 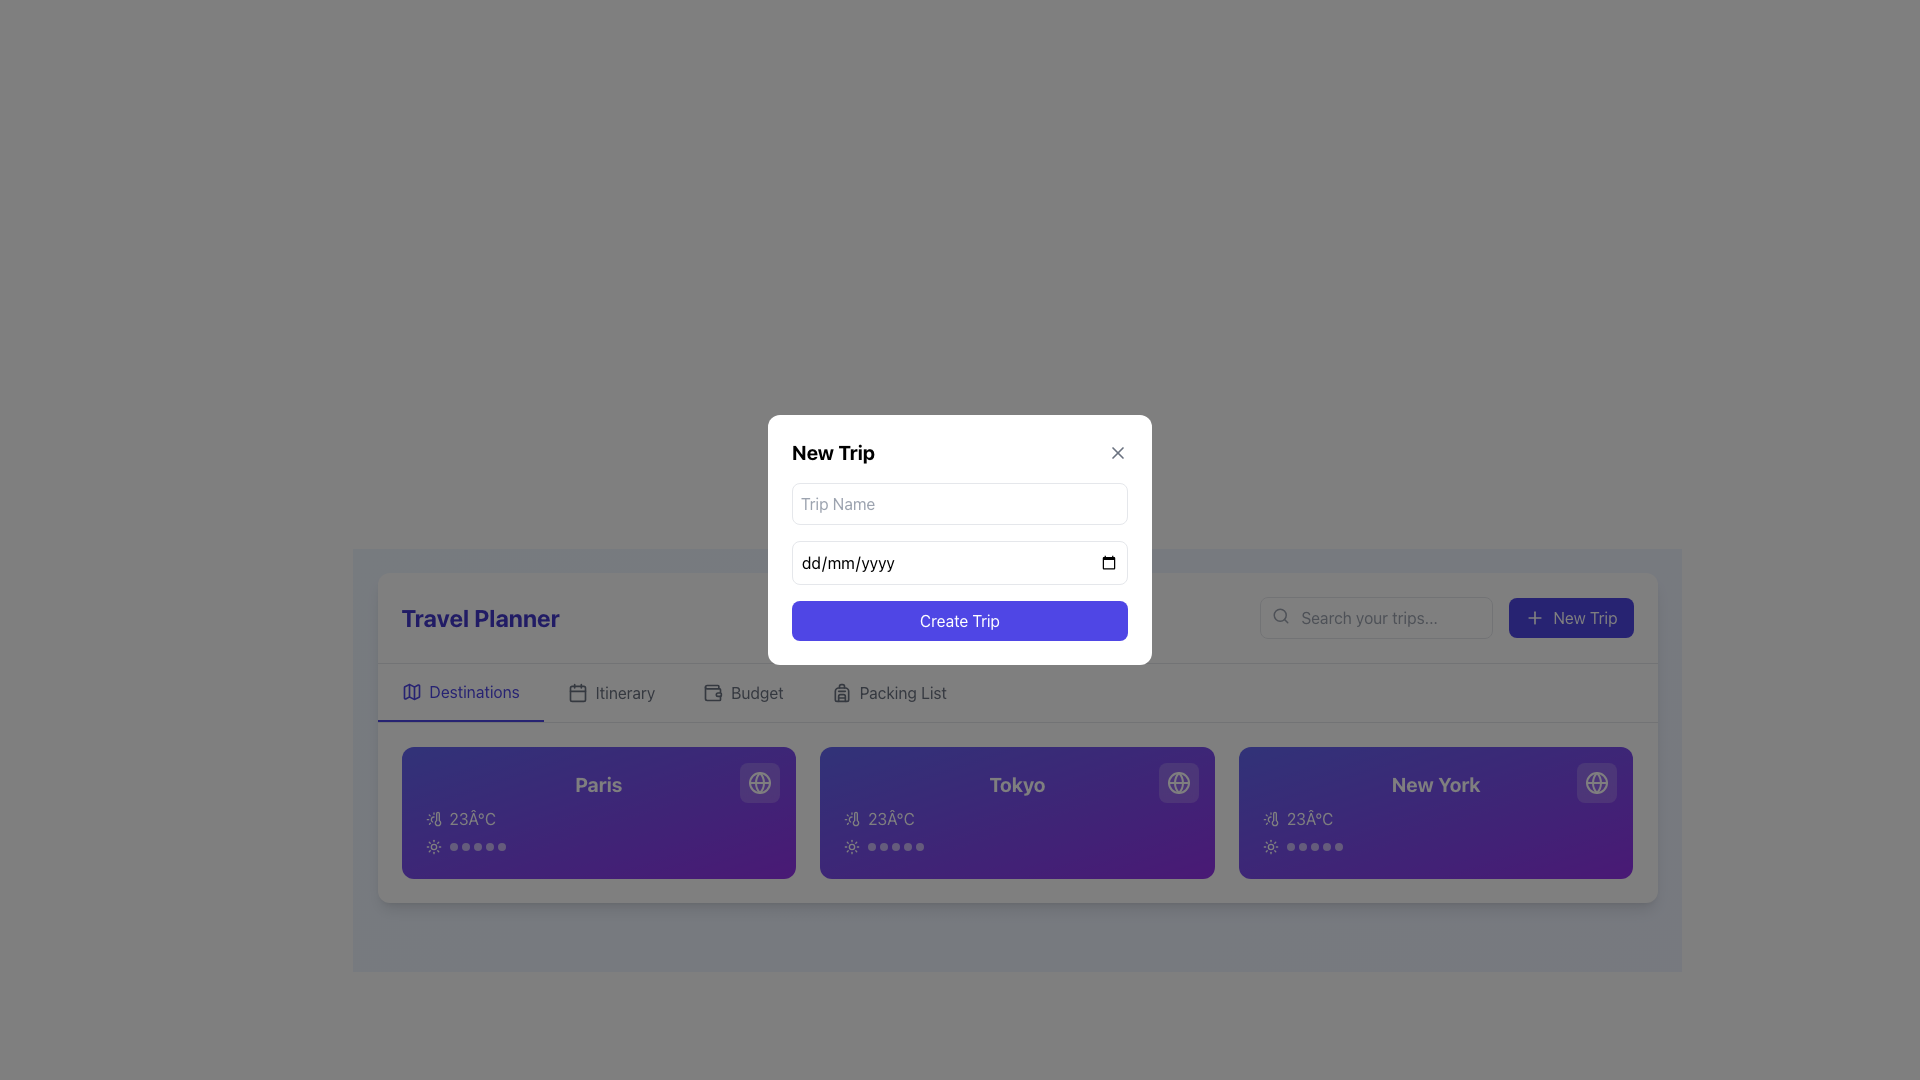 What do you see at coordinates (1178, 782) in the screenshot?
I see `the location icon in the lower right region of the 'New York' trip card to enhance the user's comprehension of the information` at bounding box center [1178, 782].